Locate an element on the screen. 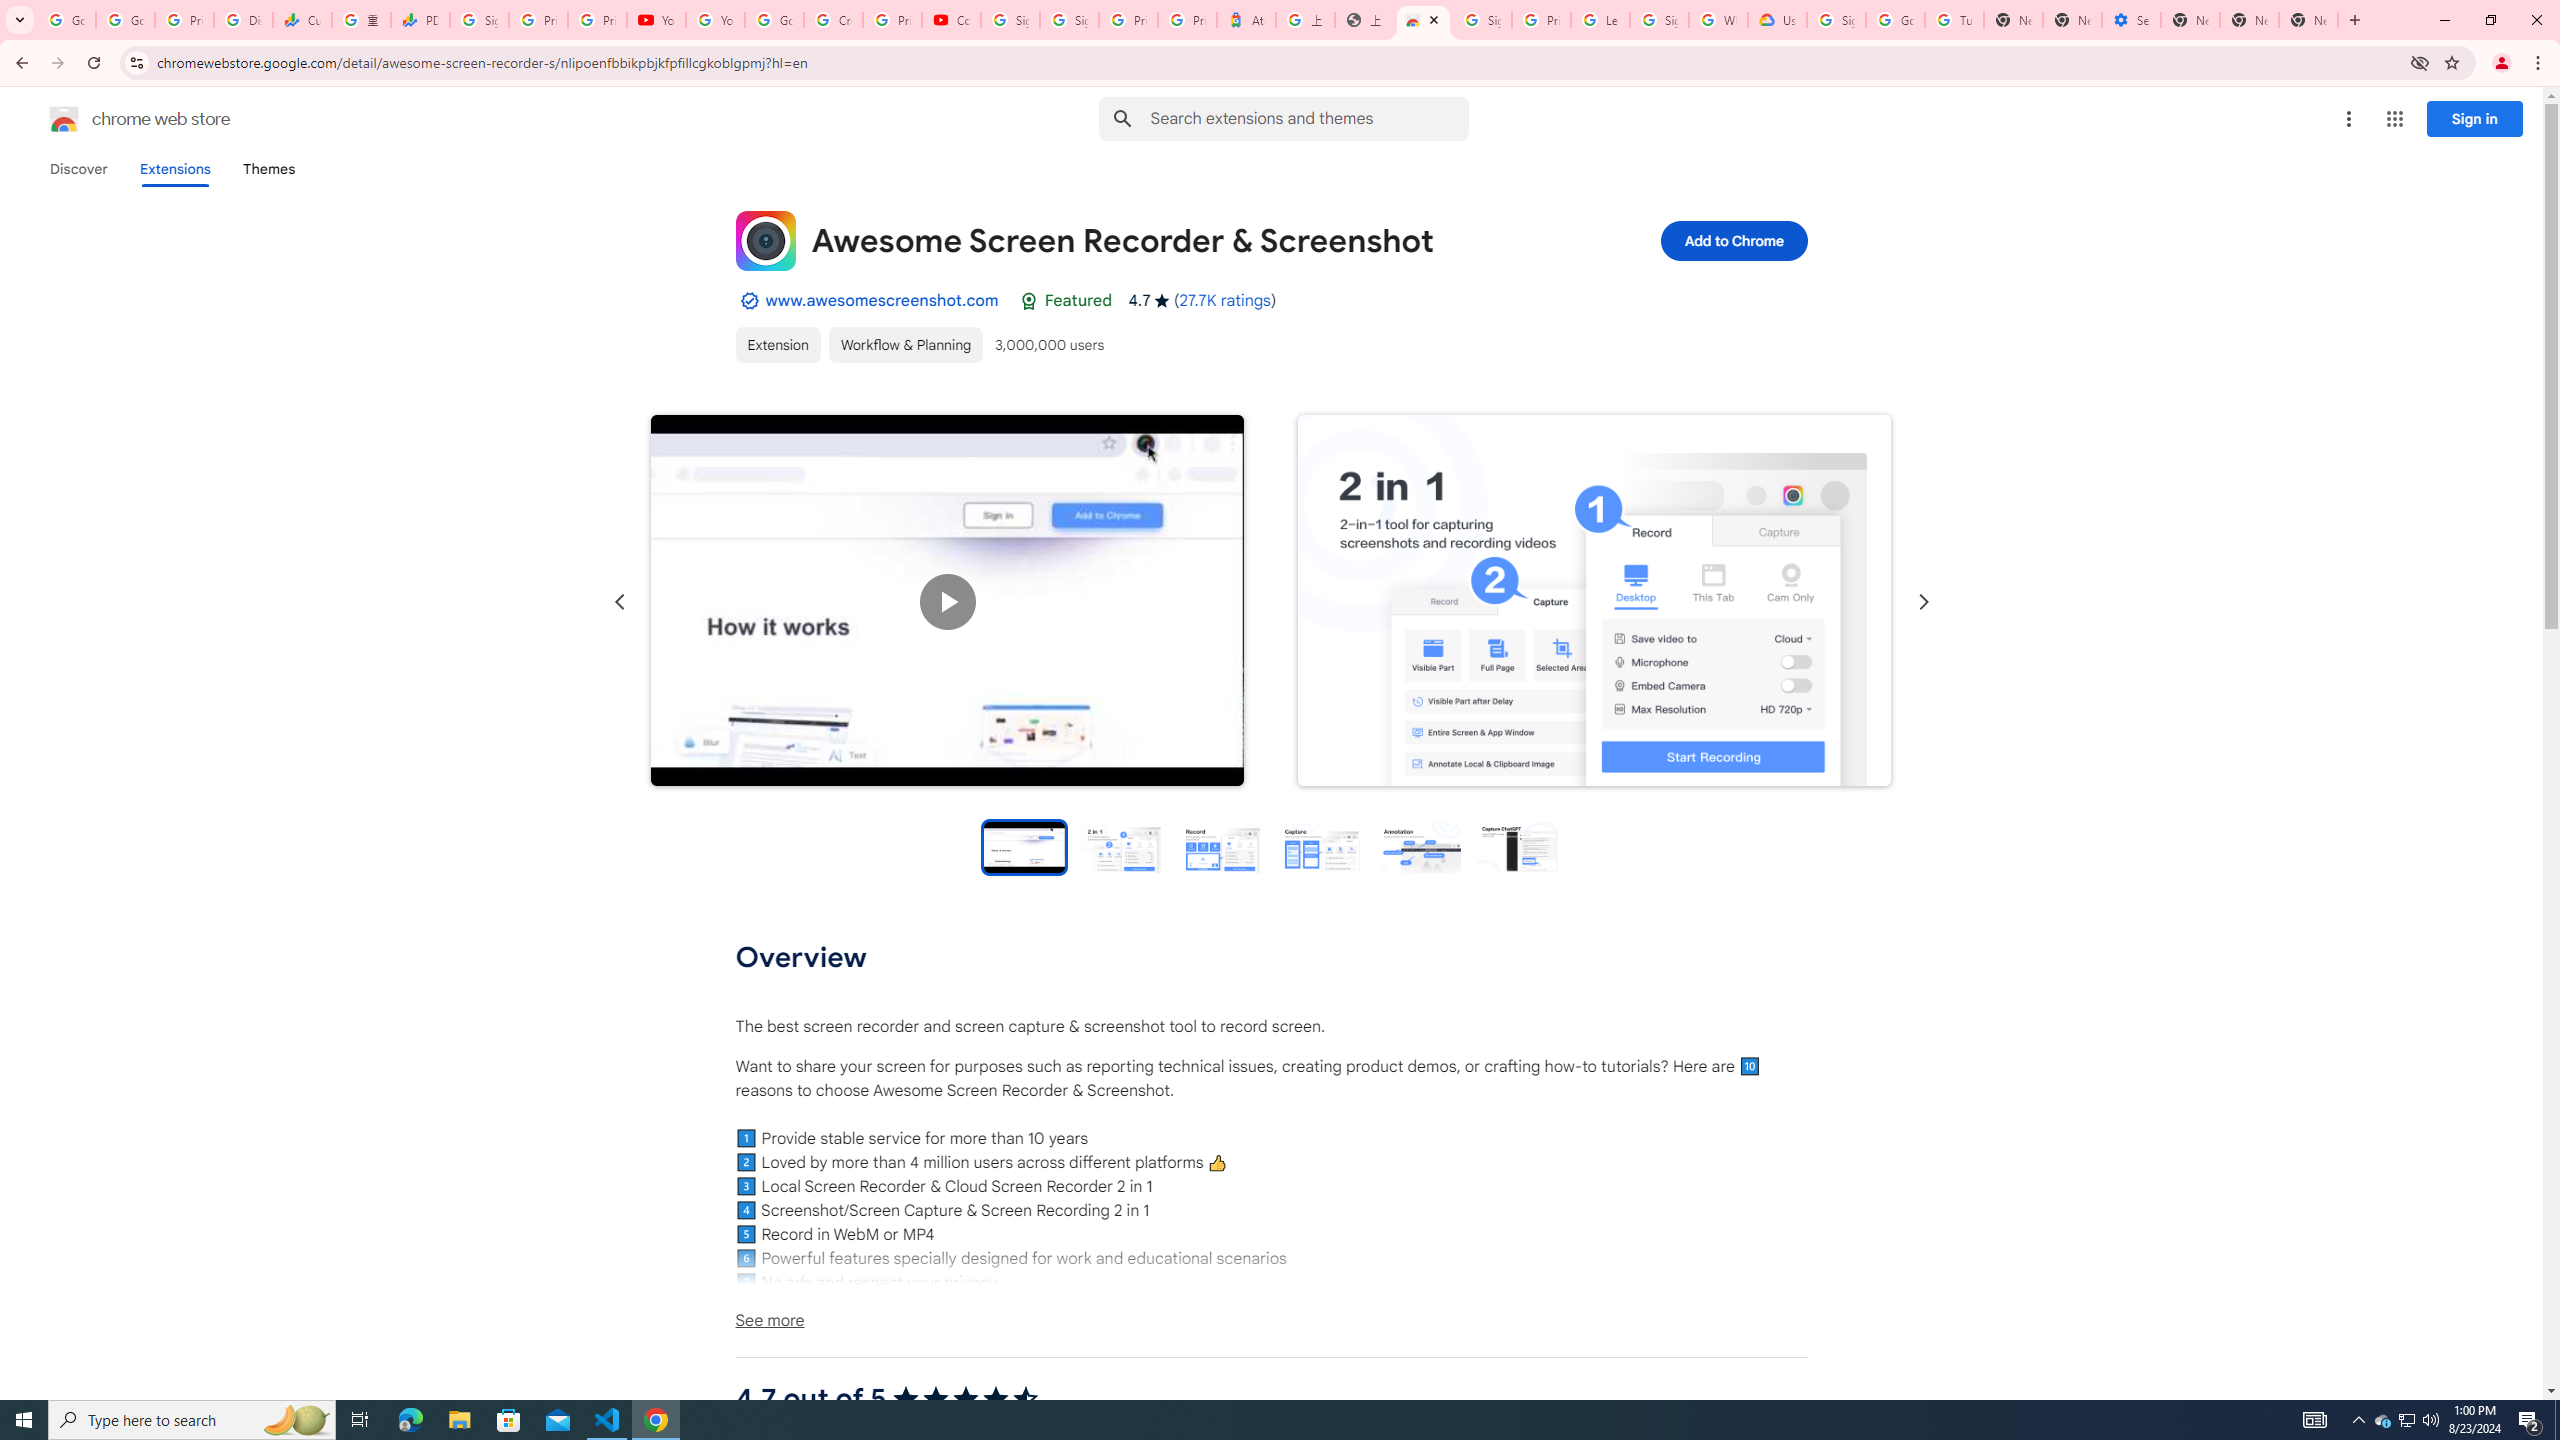 This screenshot has height=1440, width=2560. 'Item logo image for Awesome Screen Recorder & Screenshot' is located at coordinates (765, 241).